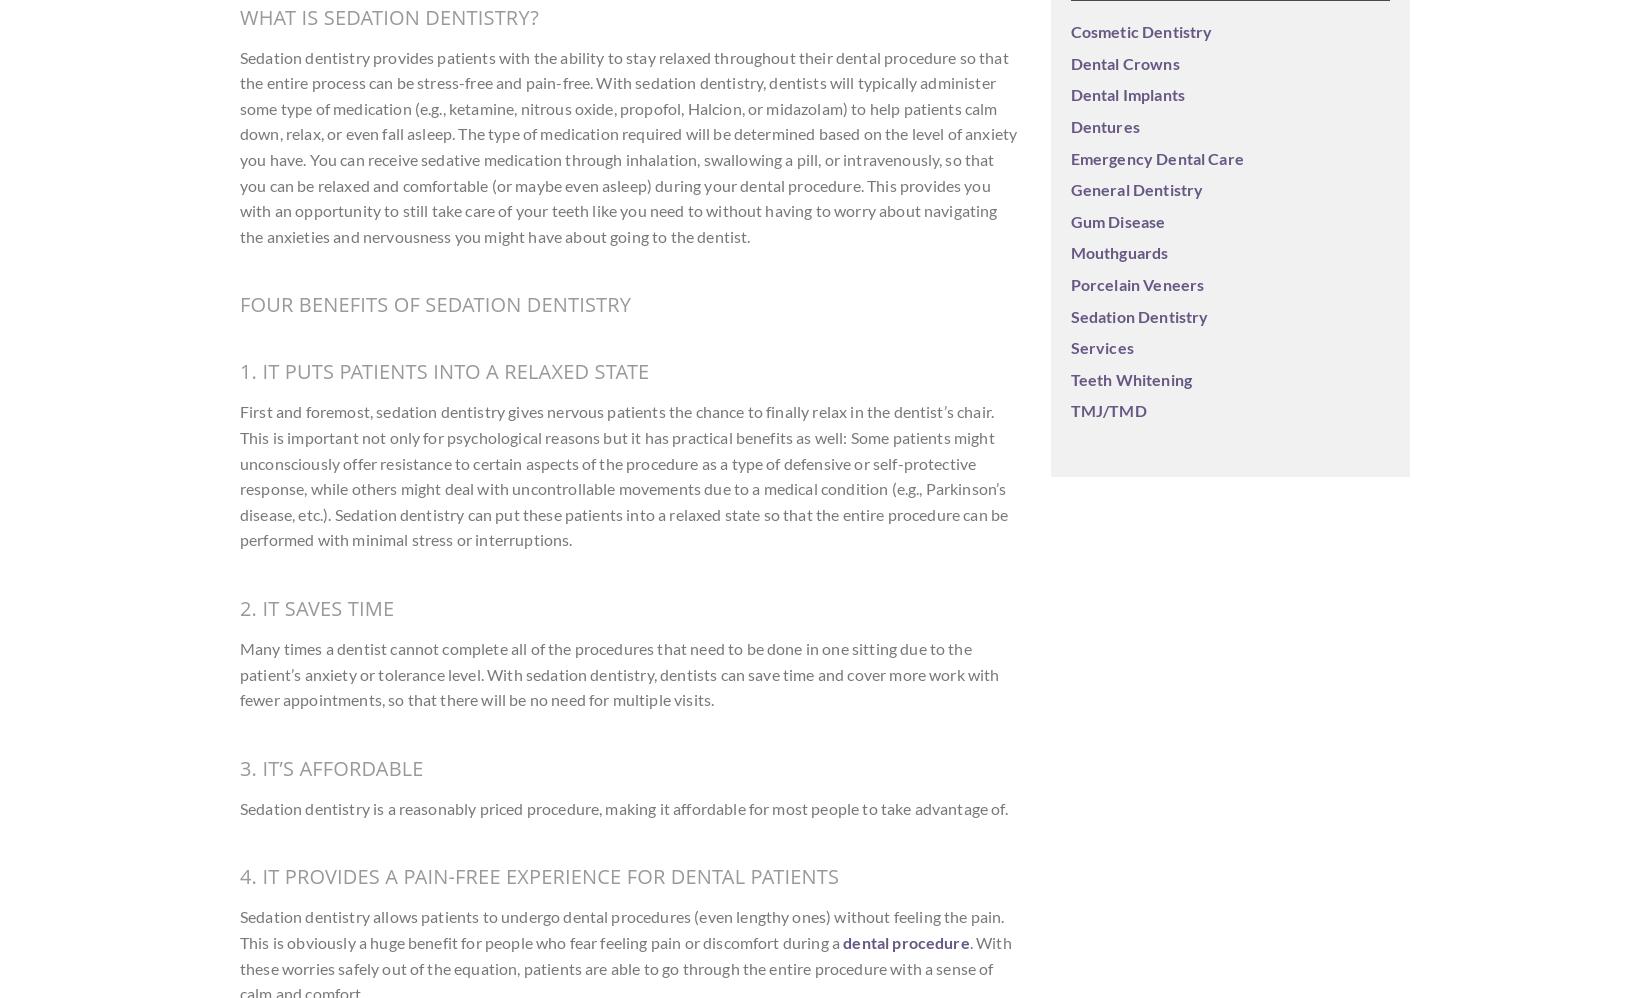 The image size is (1650, 998). I want to click on 'General Dentistry', so click(1136, 188).